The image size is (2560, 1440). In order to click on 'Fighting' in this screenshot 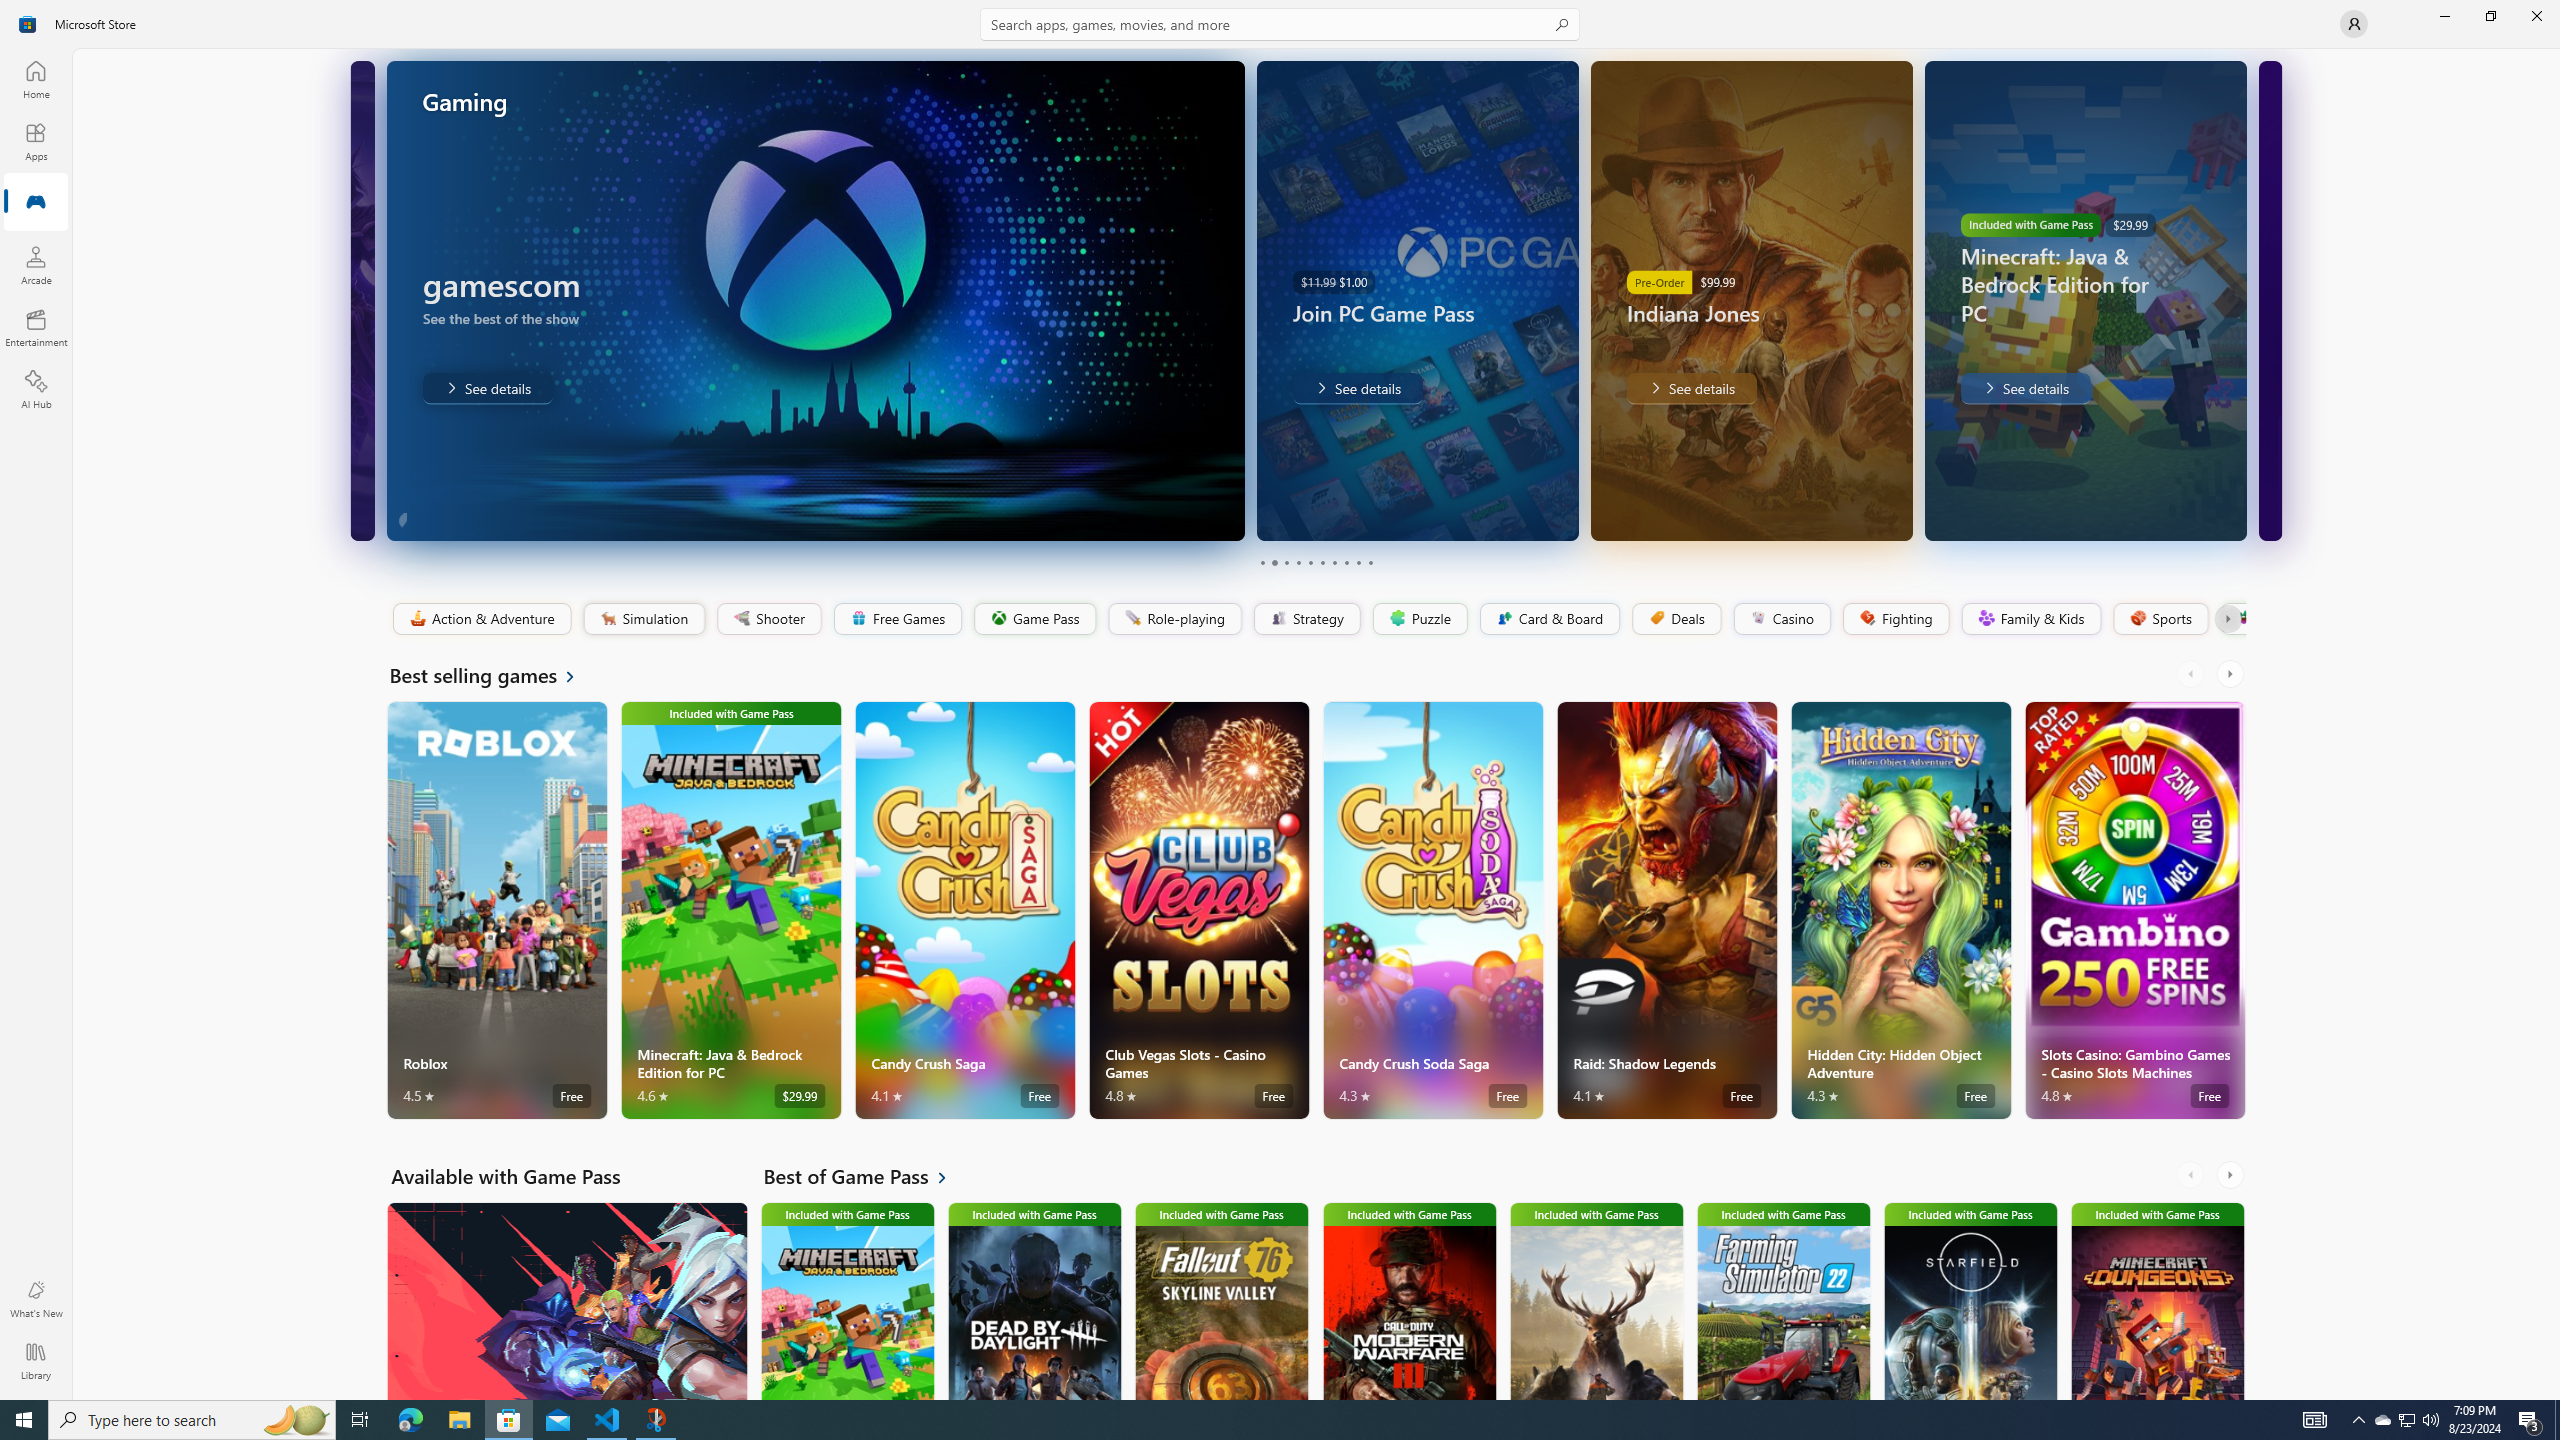, I will do `click(1895, 618)`.